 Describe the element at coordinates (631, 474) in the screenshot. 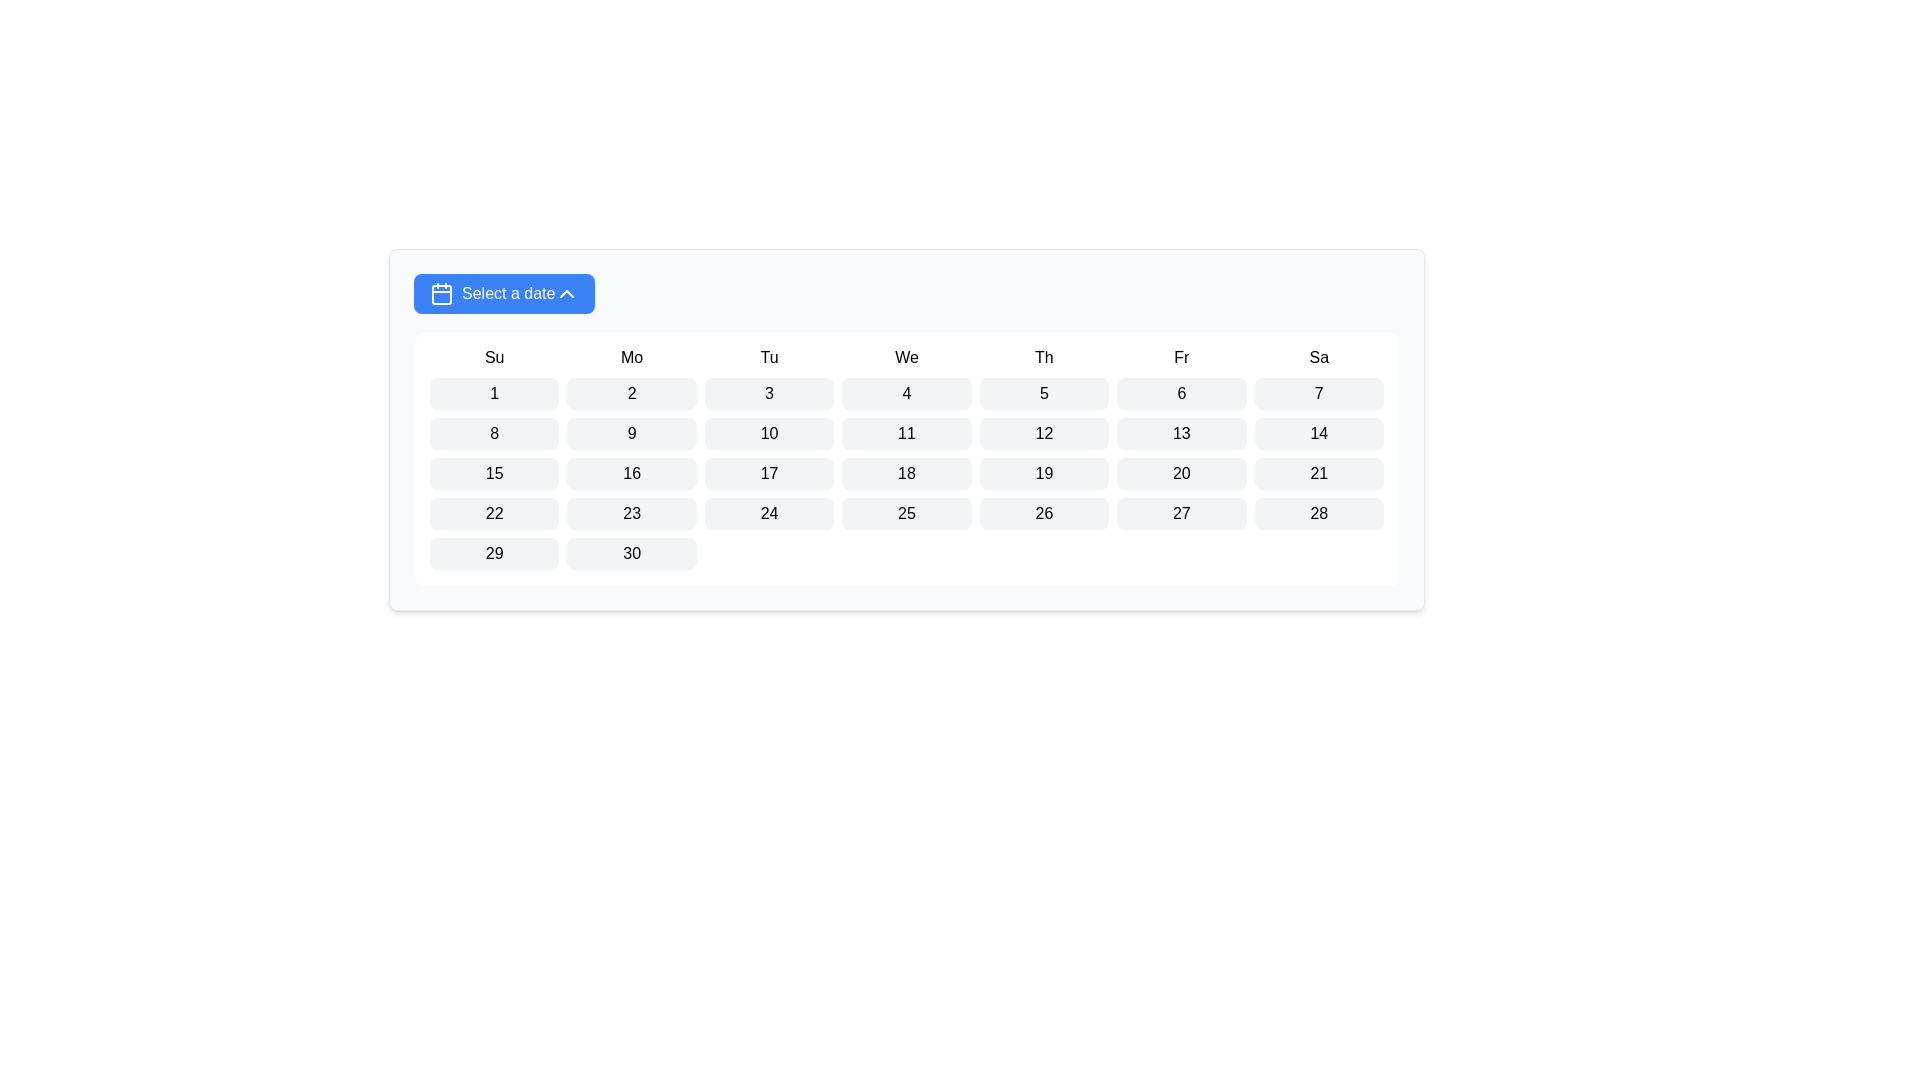

I see `the selection button for the 16th day of the month located in the 'Mo' column, third row, between the elements labeled '15' and '17'` at that location.